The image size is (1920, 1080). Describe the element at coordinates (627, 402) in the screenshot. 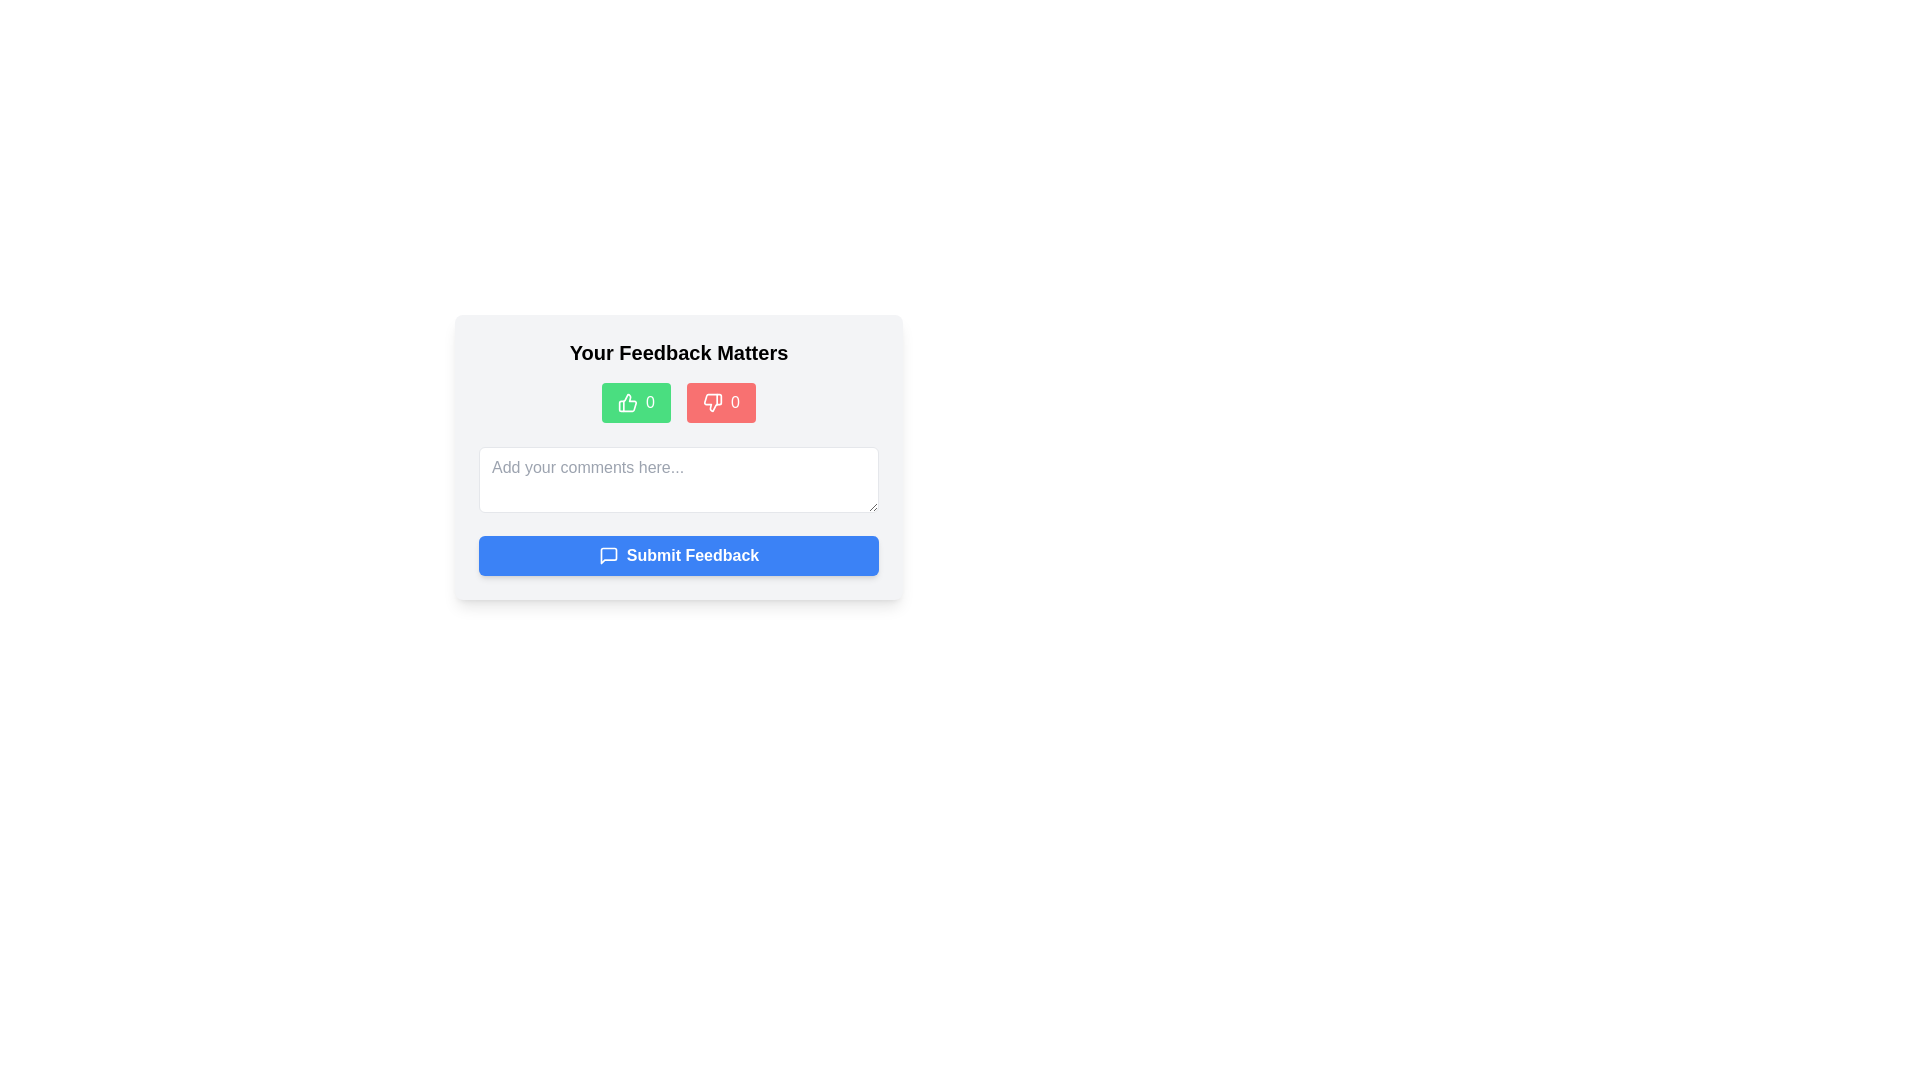

I see `the upvote icon located in the center of the green button on the left side of a horizontal layout to cast an upvote` at that location.